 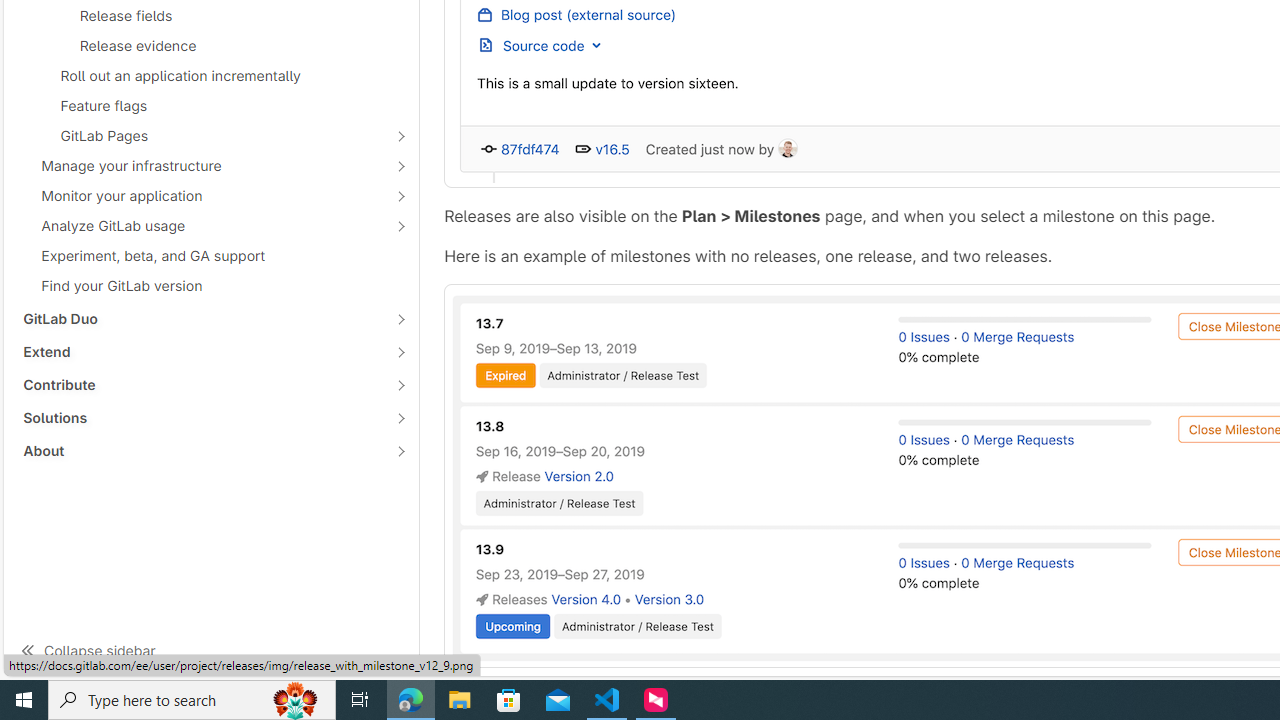 What do you see at coordinates (200, 135) in the screenshot?
I see `'GitLab Pages'` at bounding box center [200, 135].